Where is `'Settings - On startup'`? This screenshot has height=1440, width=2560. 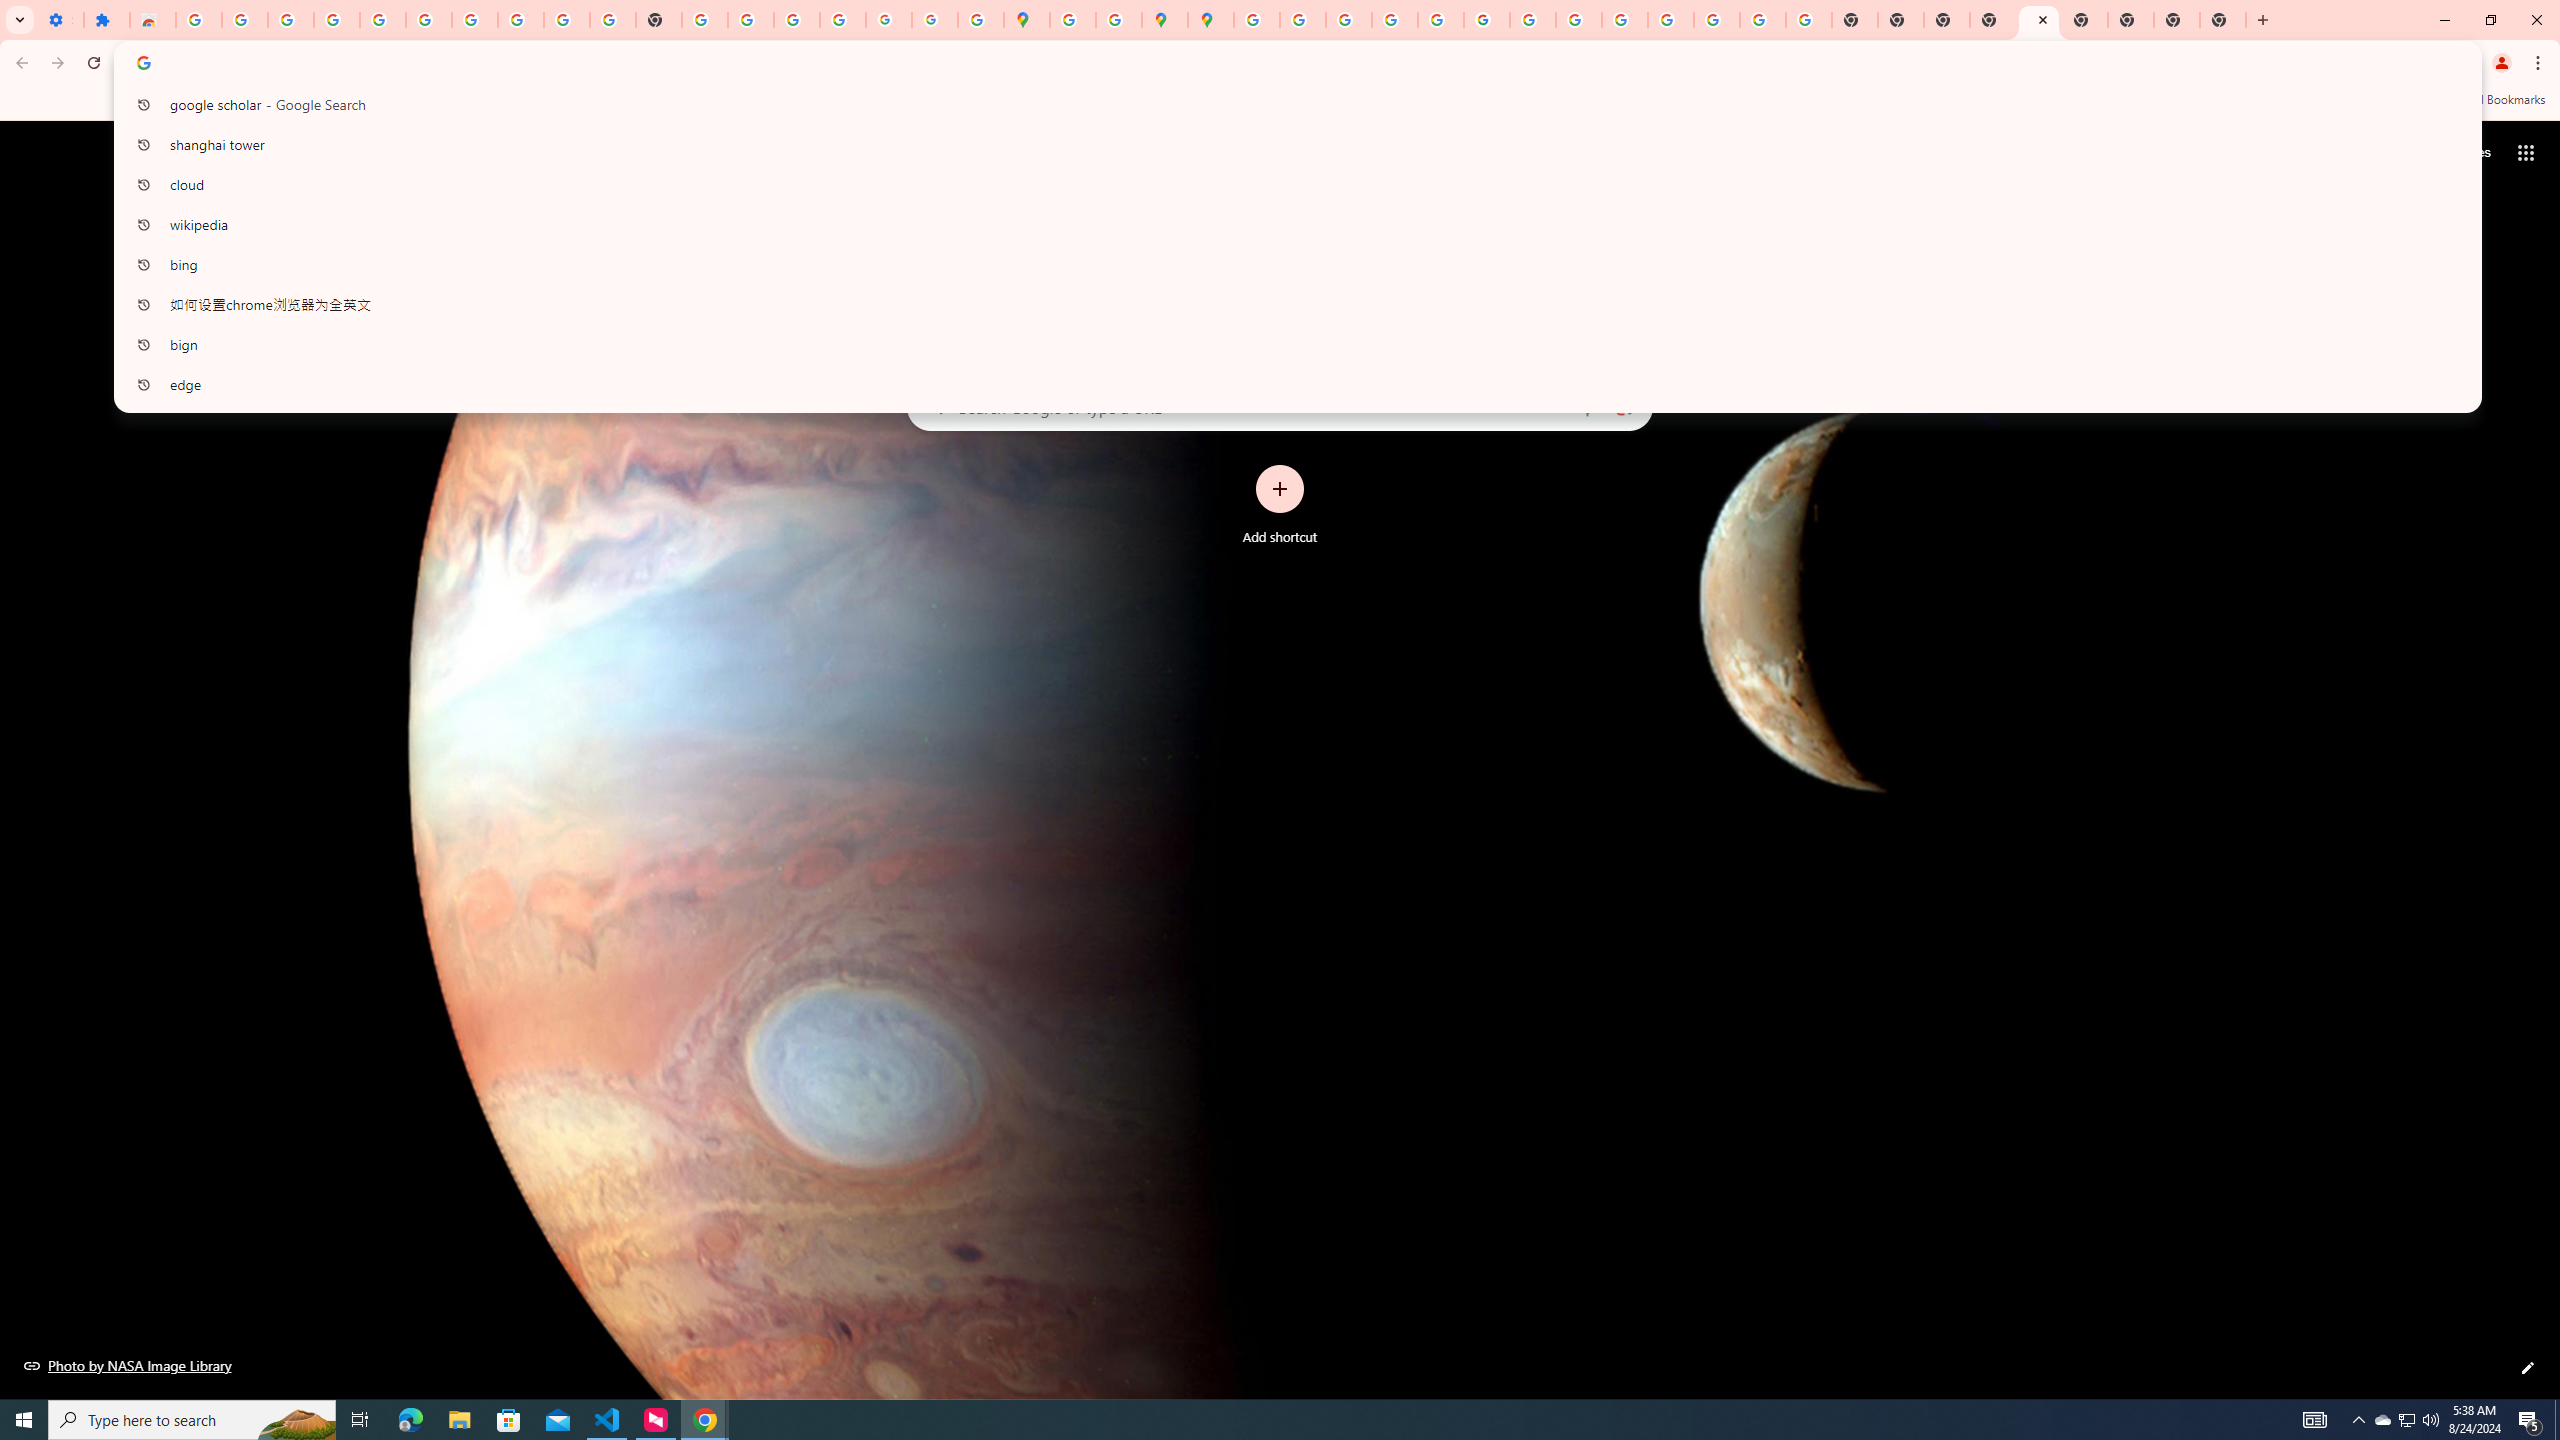 'Settings - On startup' is located at coordinates (60, 19).